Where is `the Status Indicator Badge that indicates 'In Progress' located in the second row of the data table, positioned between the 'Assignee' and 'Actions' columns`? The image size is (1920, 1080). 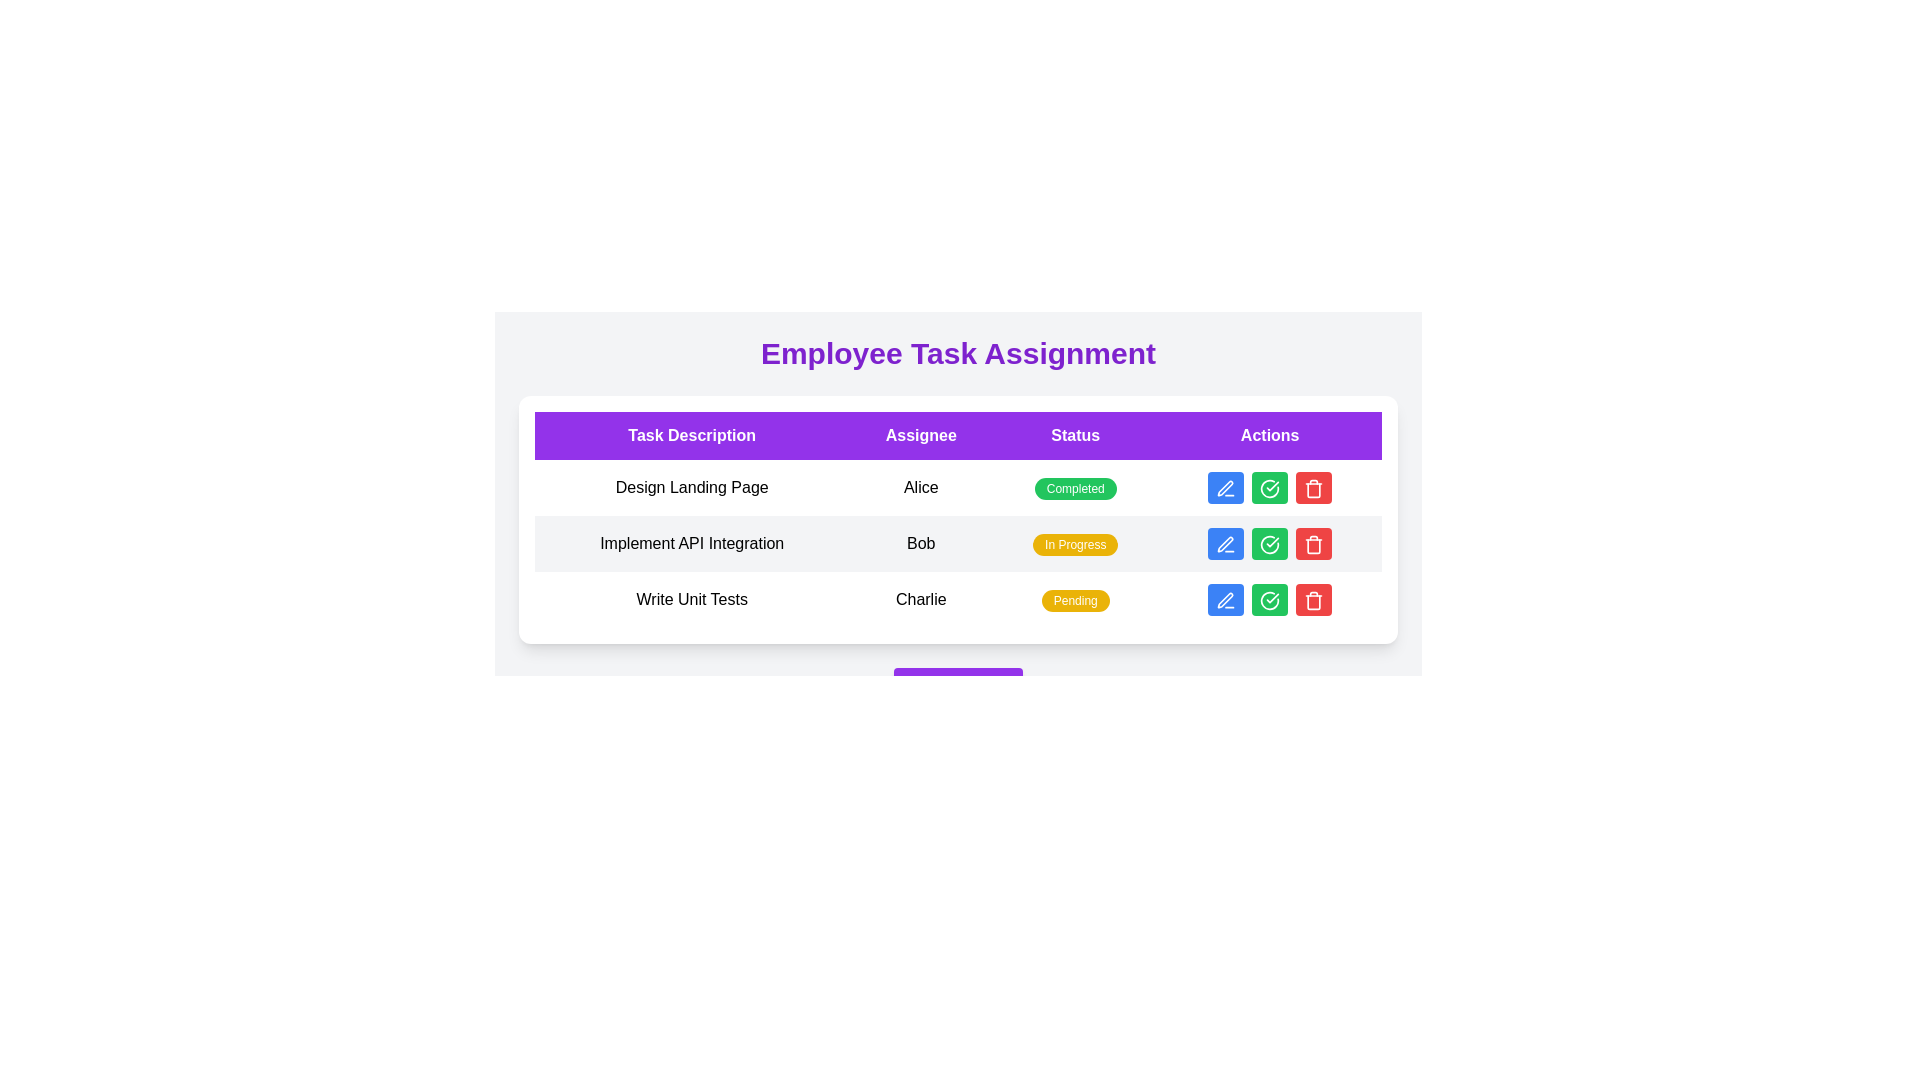 the Status Indicator Badge that indicates 'In Progress' located in the second row of the data table, positioned between the 'Assignee' and 'Actions' columns is located at coordinates (1074, 544).